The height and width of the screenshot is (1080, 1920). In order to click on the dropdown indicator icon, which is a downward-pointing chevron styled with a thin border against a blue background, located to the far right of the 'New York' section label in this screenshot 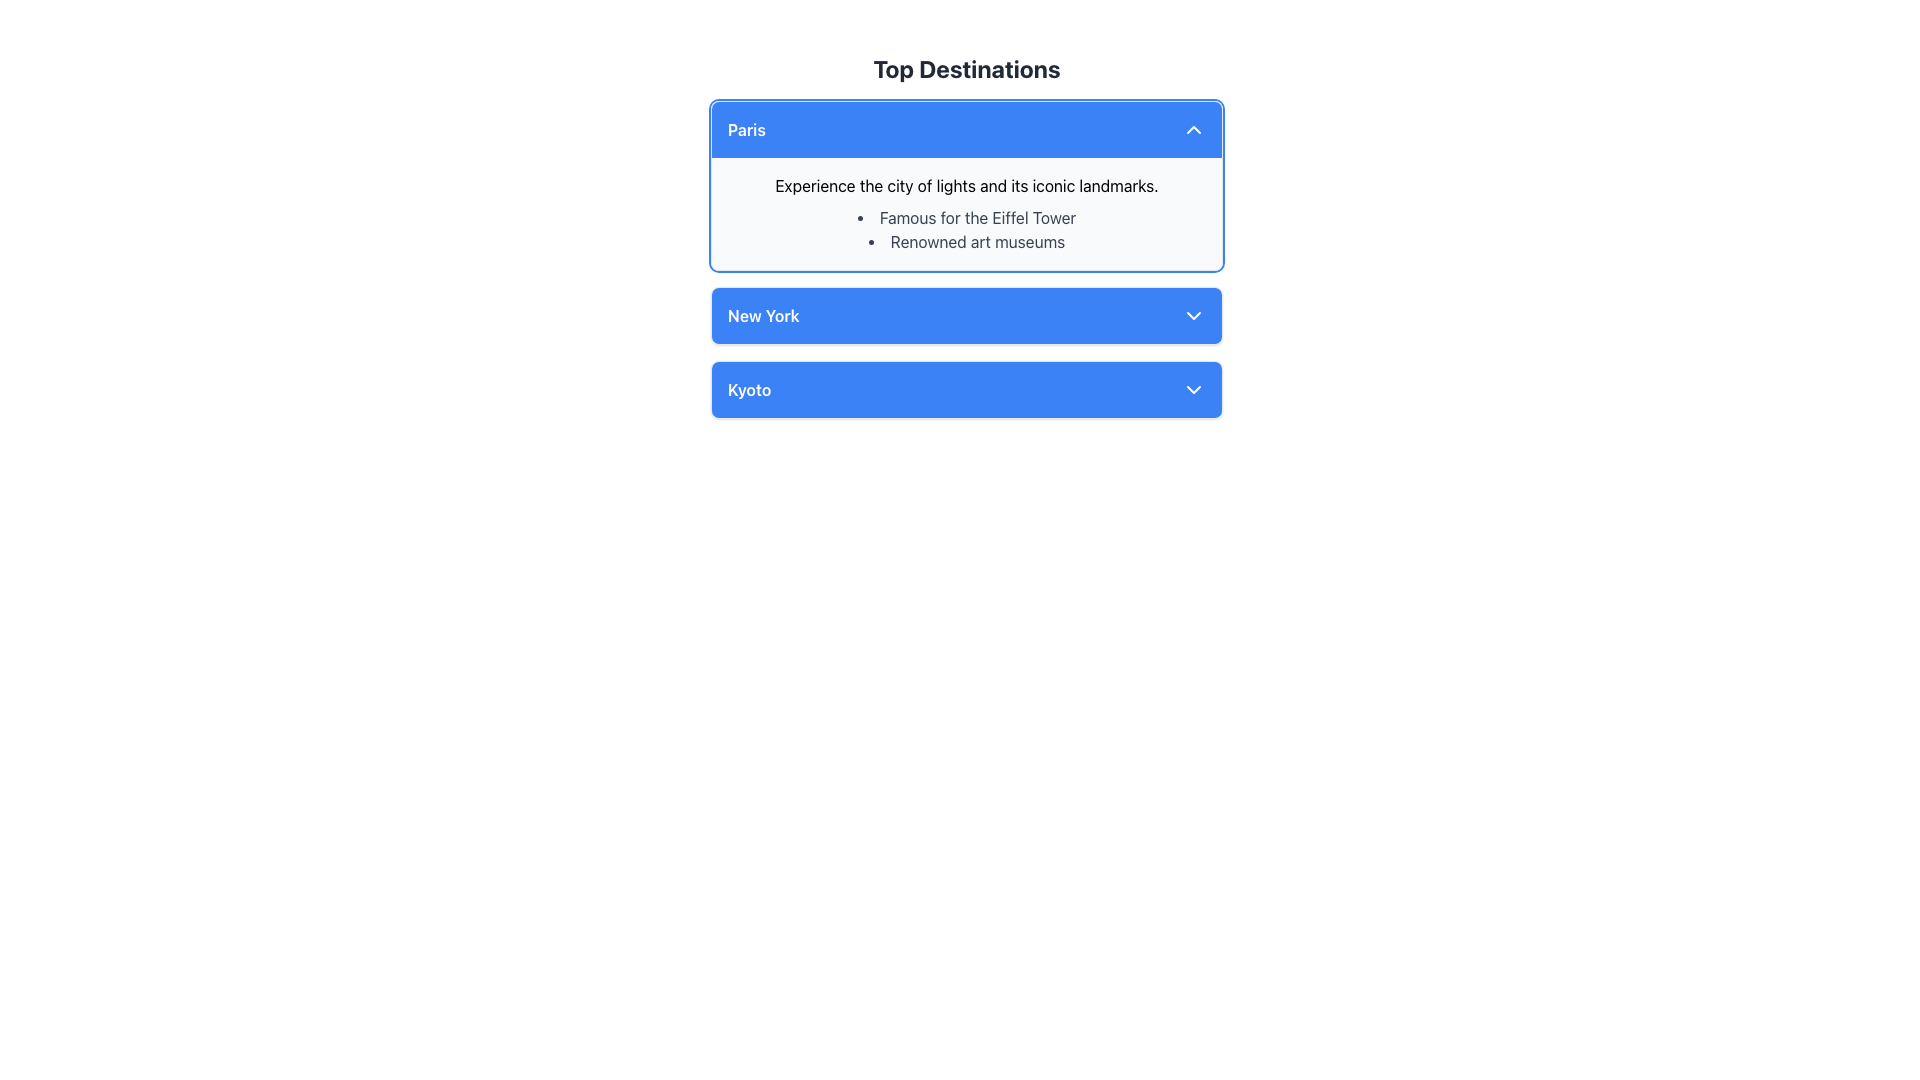, I will do `click(1194, 315)`.